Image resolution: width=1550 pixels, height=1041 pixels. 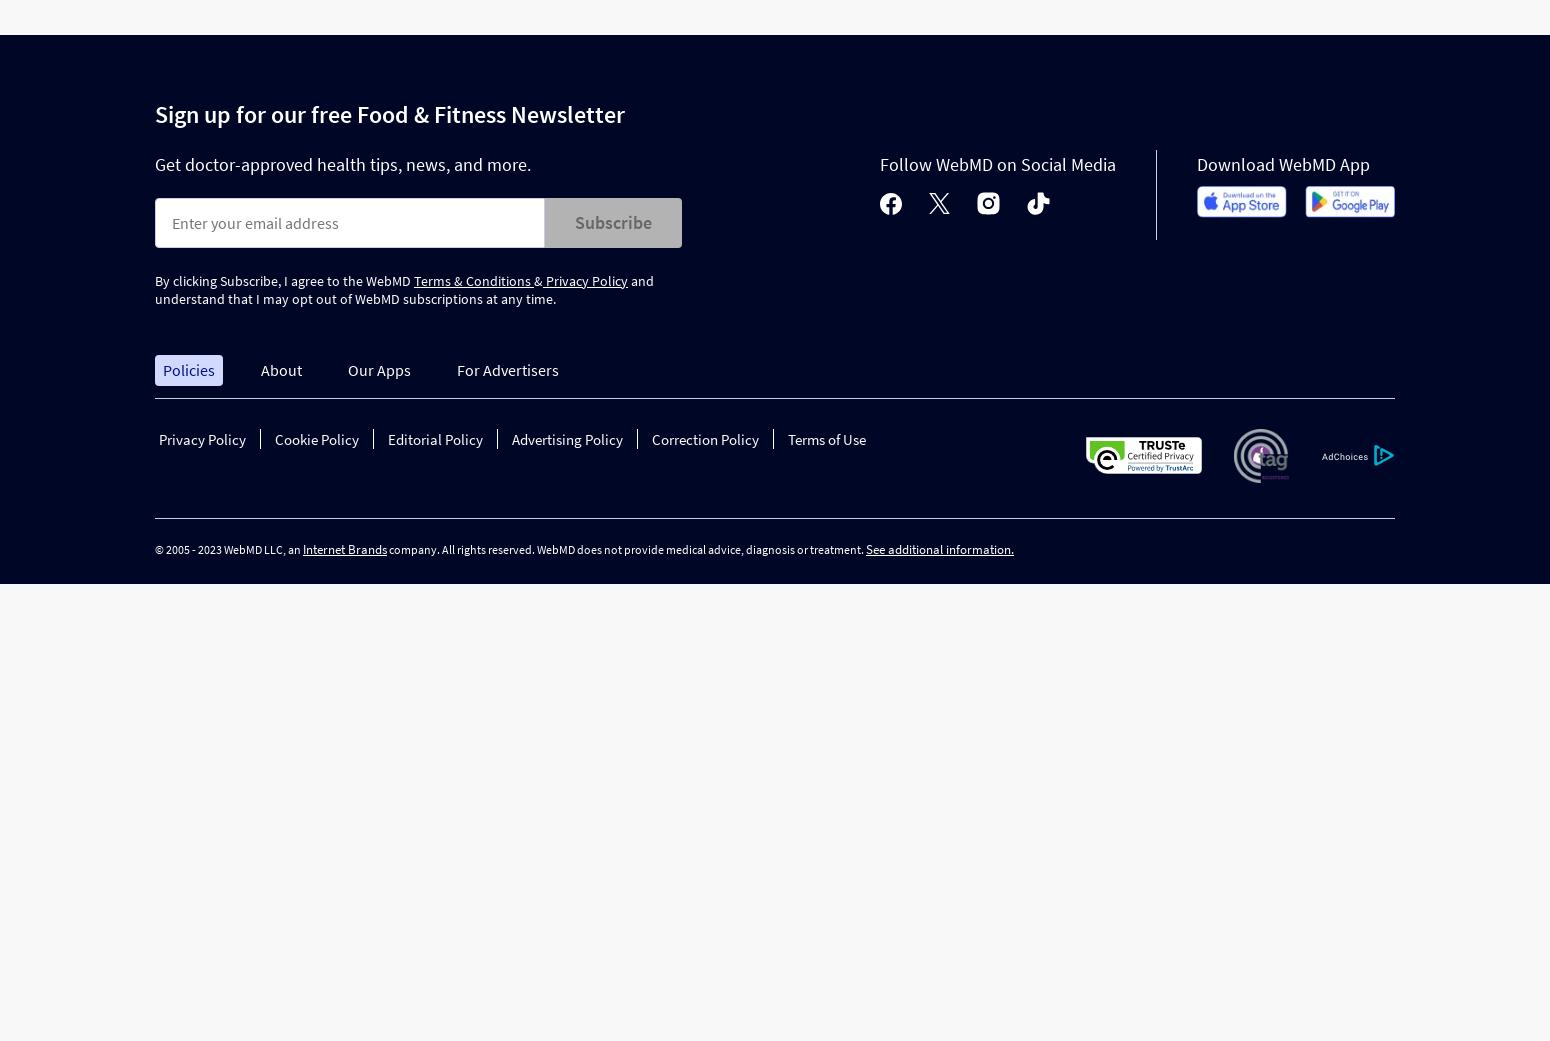 What do you see at coordinates (342, 163) in the screenshot?
I see `'Get doctor-approved health tips, news, and more.'` at bounding box center [342, 163].